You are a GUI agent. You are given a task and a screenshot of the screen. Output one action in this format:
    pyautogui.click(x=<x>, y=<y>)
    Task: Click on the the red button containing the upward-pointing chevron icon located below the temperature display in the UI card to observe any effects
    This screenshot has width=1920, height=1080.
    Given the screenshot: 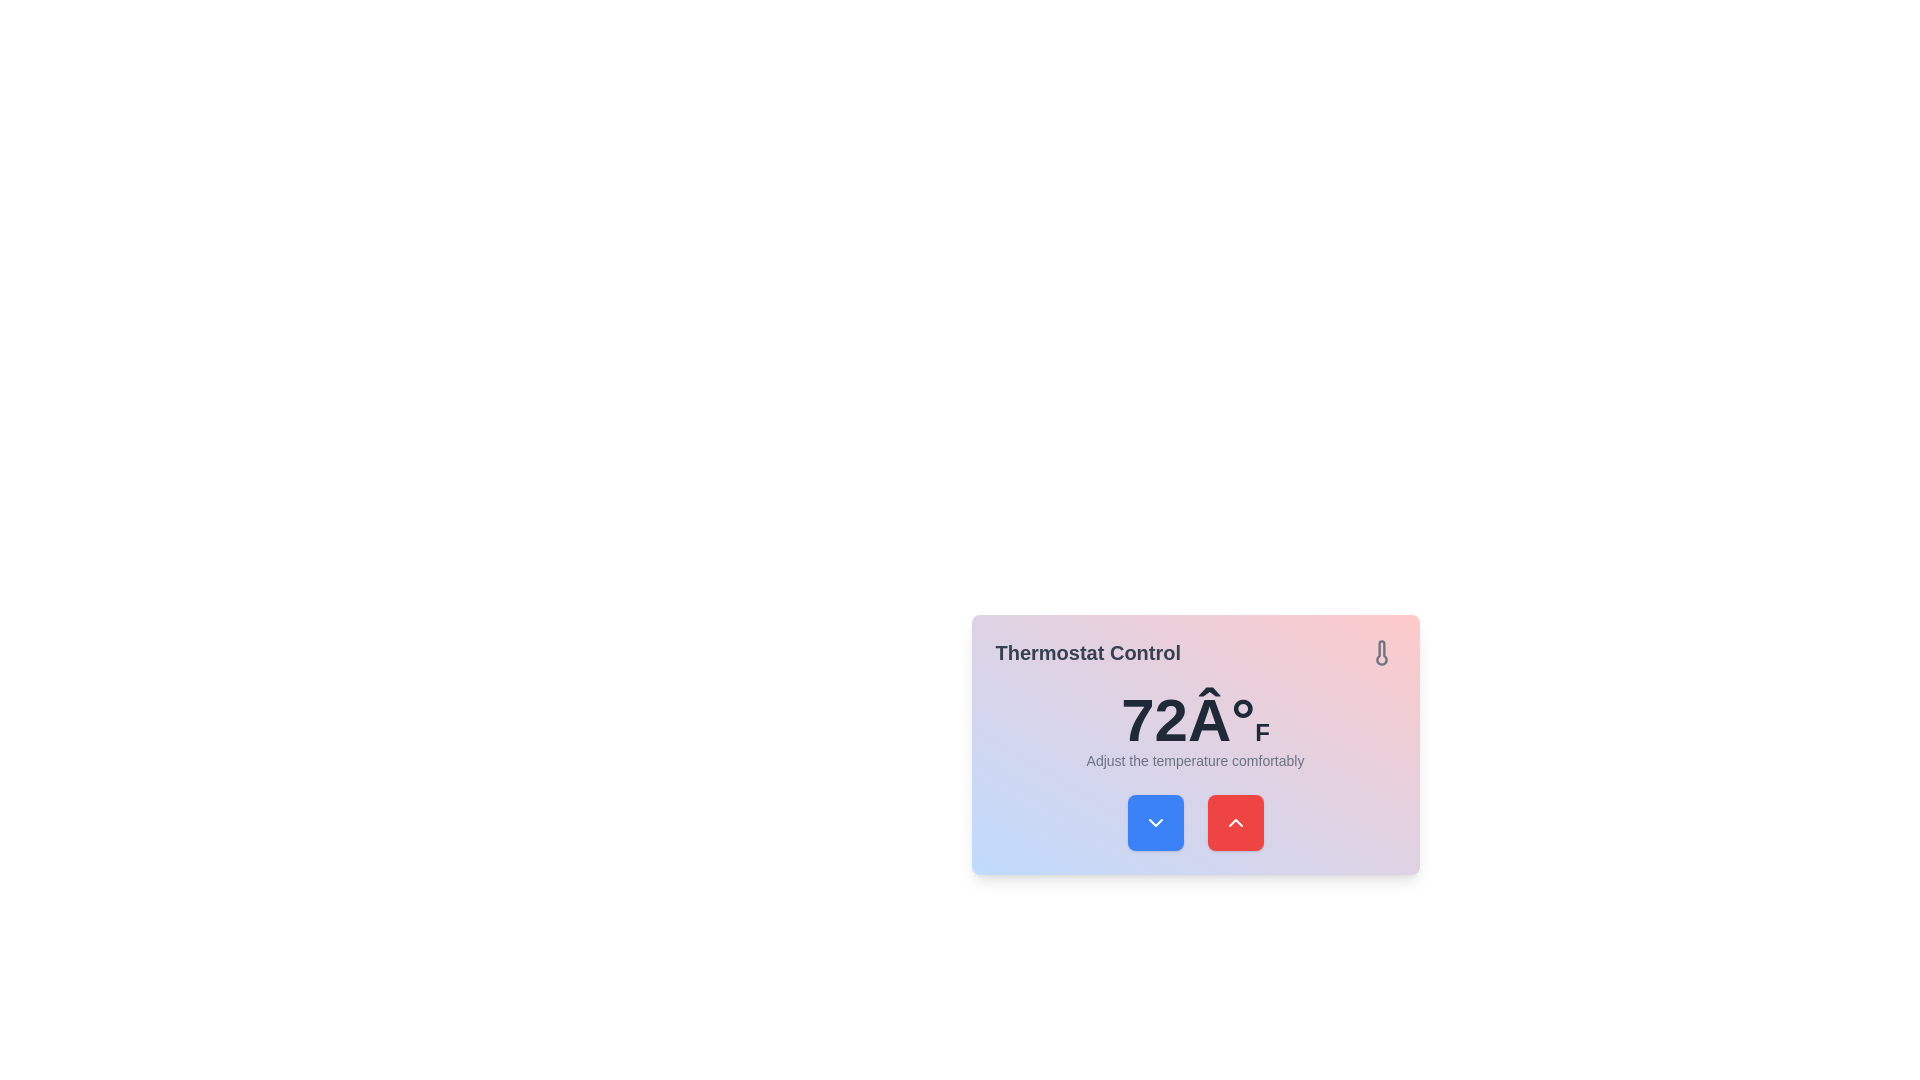 What is the action you would take?
    pyautogui.click(x=1234, y=822)
    